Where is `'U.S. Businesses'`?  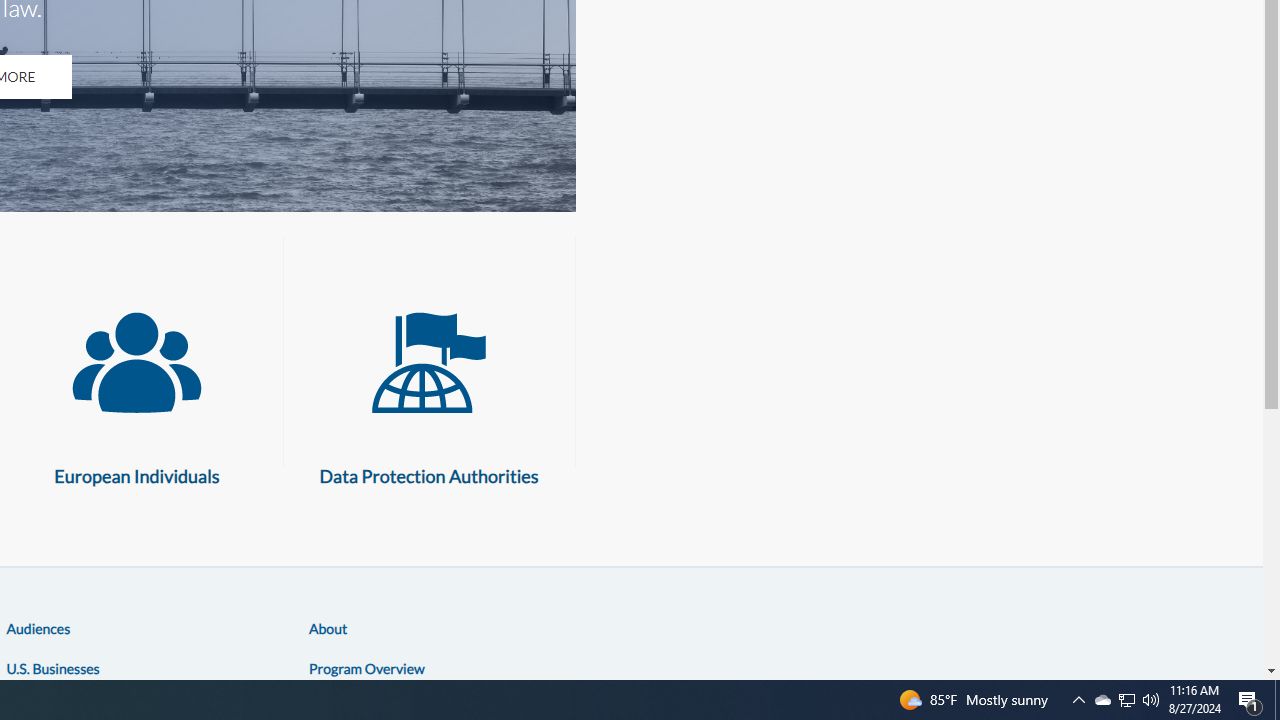
'U.S. Businesses' is located at coordinates (53, 667).